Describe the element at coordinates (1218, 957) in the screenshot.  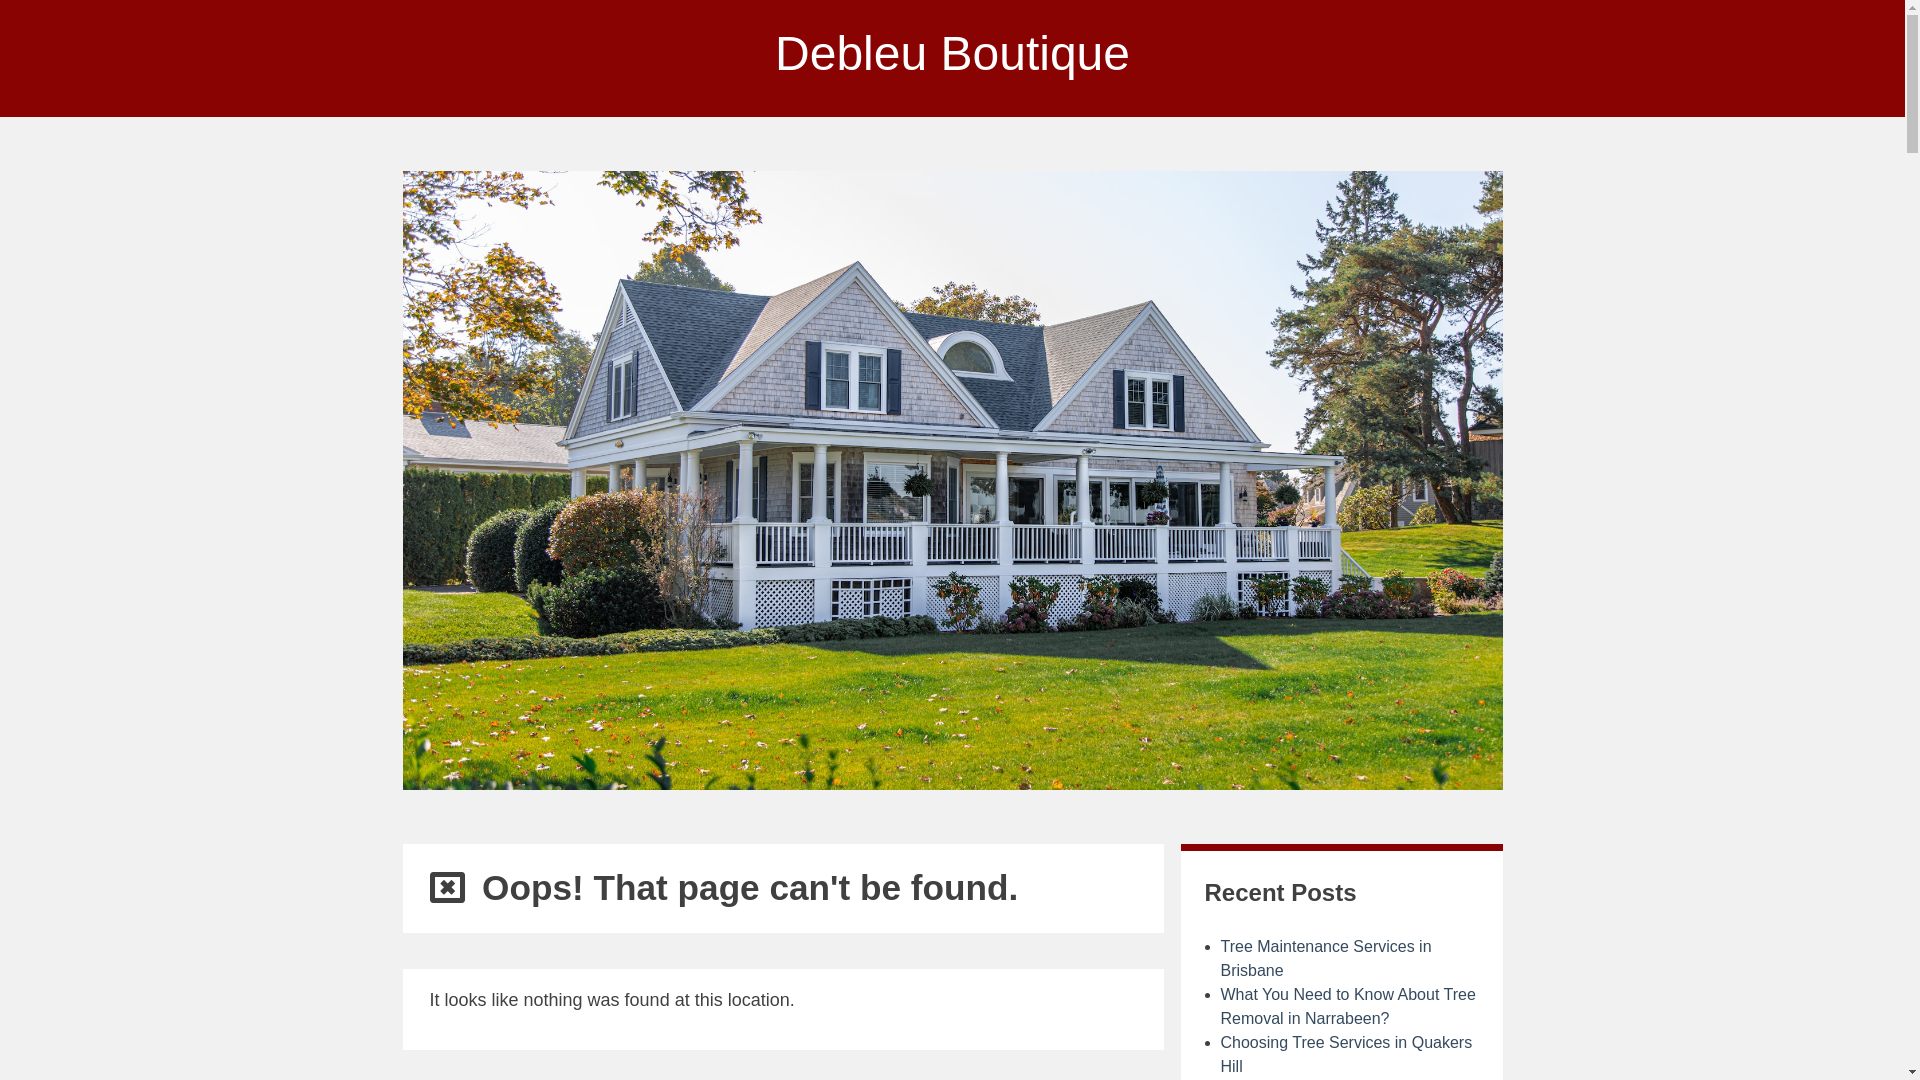
I see `'Tree Maintenance Services in Brisbane'` at that location.